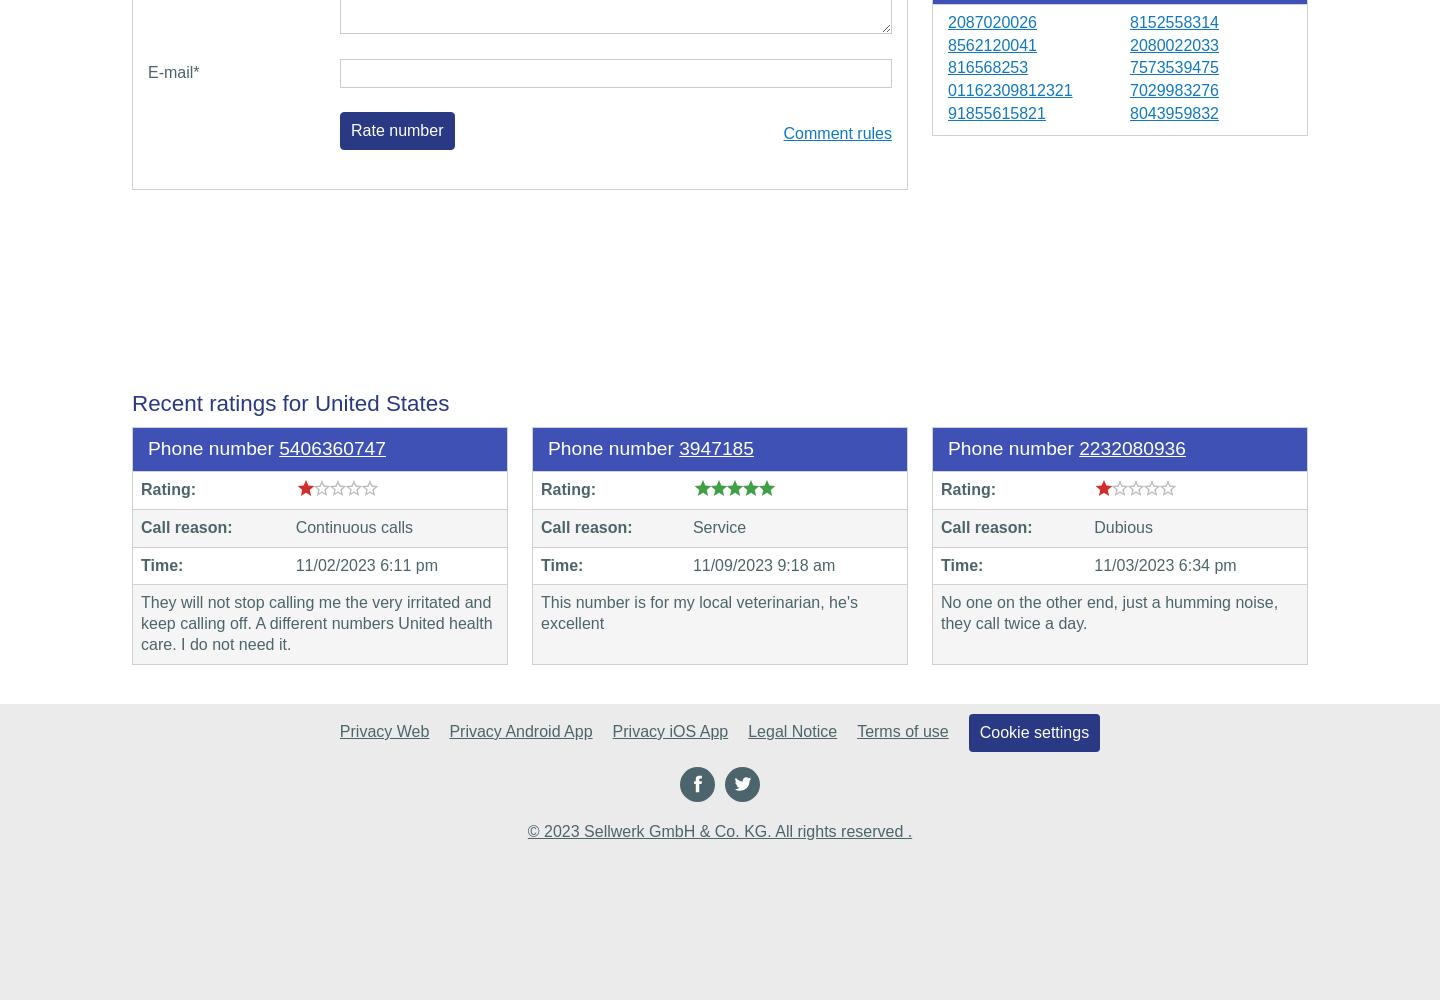 Image resolution: width=1440 pixels, height=1000 pixels. Describe the element at coordinates (947, 89) in the screenshot. I see `'01162309812321'` at that location.